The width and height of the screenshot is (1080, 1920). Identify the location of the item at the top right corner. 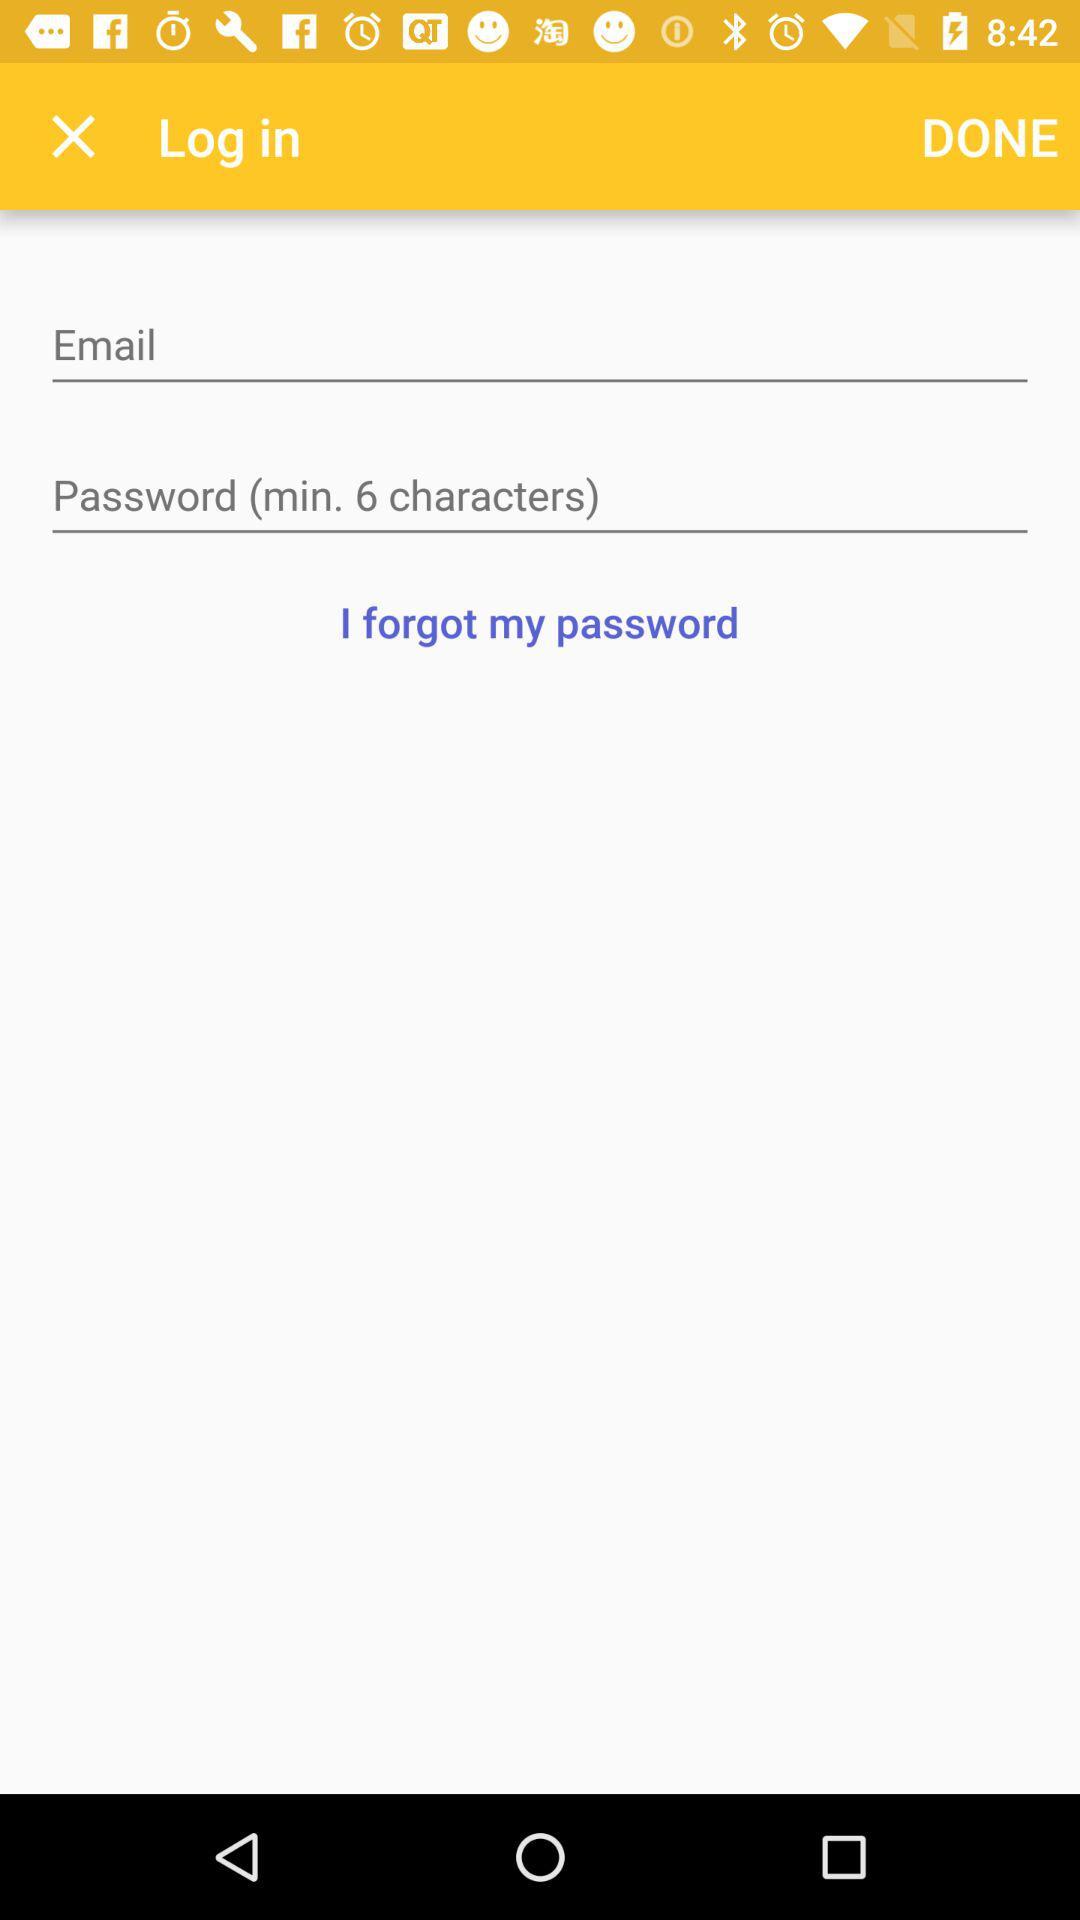
(990, 135).